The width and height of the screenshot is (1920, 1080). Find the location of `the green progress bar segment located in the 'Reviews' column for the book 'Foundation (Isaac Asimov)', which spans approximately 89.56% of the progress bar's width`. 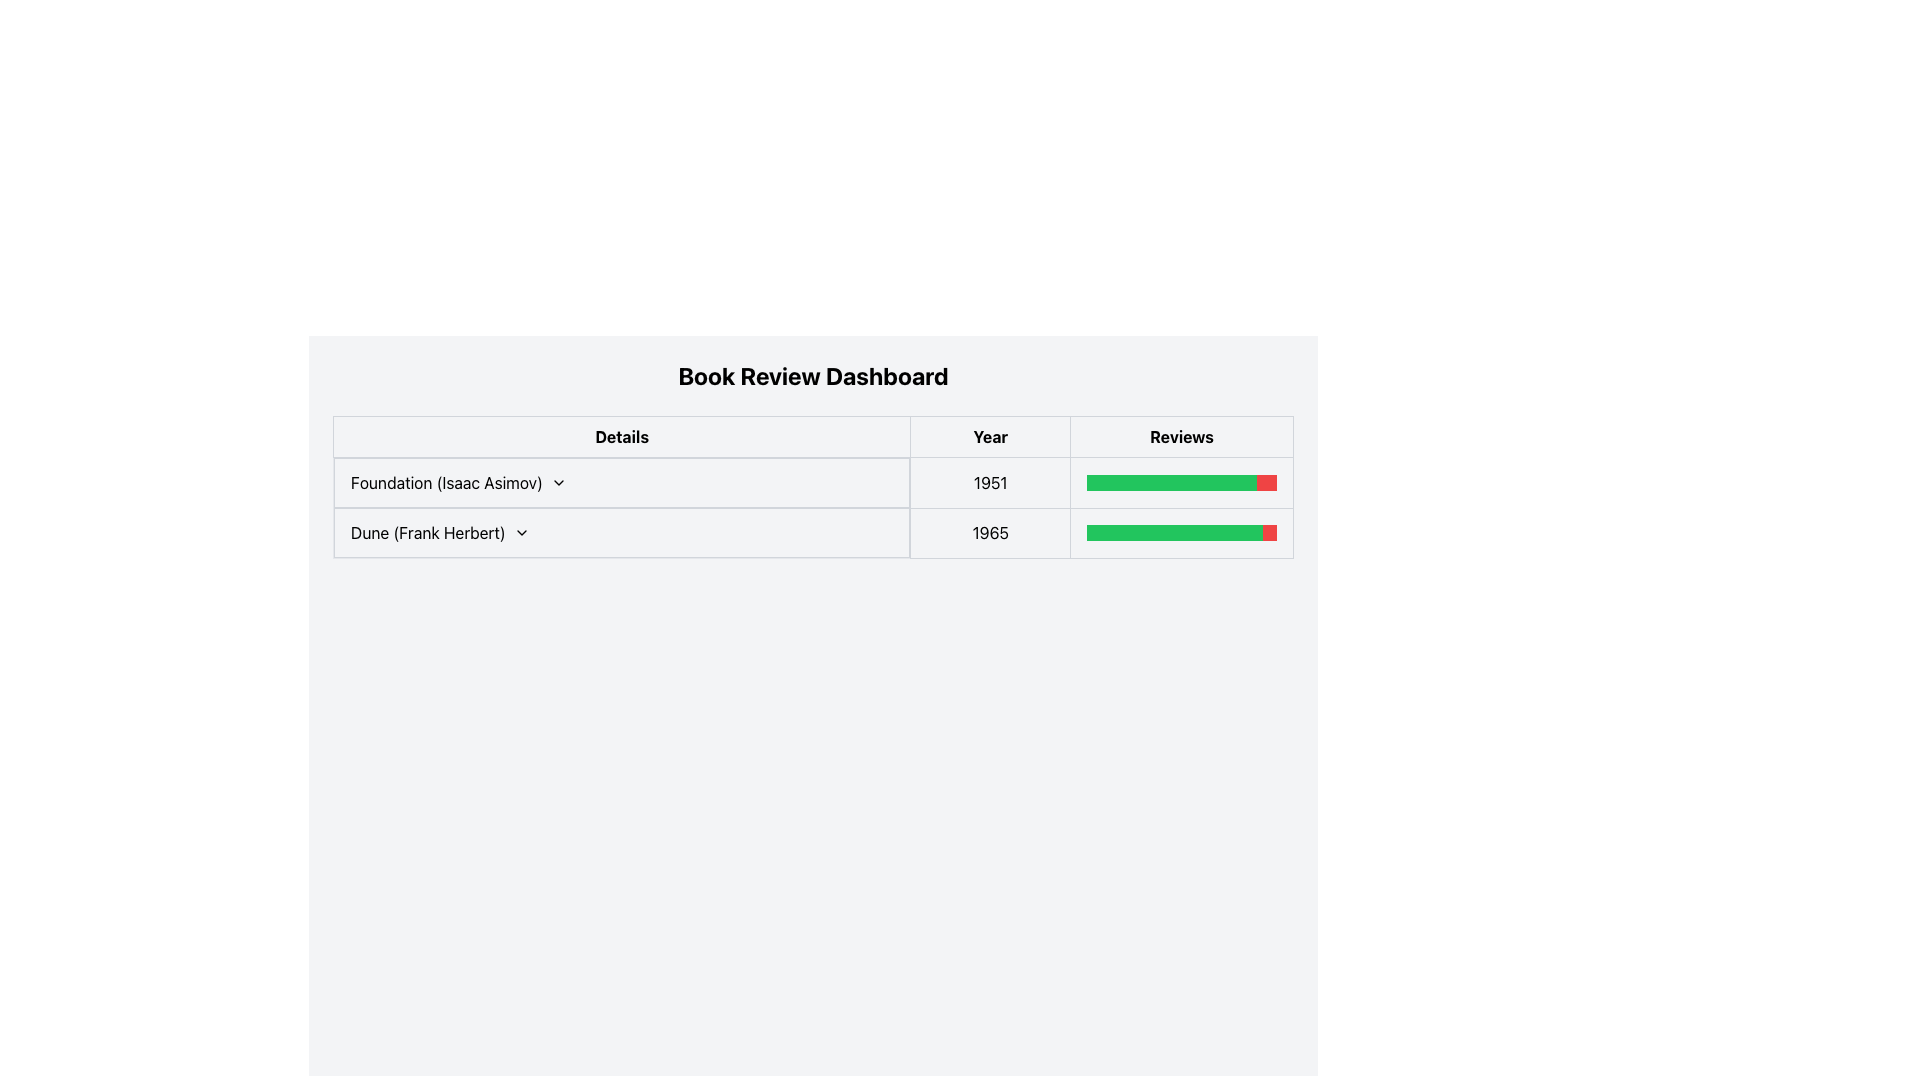

the green progress bar segment located in the 'Reviews' column for the book 'Foundation (Isaac Asimov)', which spans approximately 89.56% of the progress bar's width is located at coordinates (1172, 482).